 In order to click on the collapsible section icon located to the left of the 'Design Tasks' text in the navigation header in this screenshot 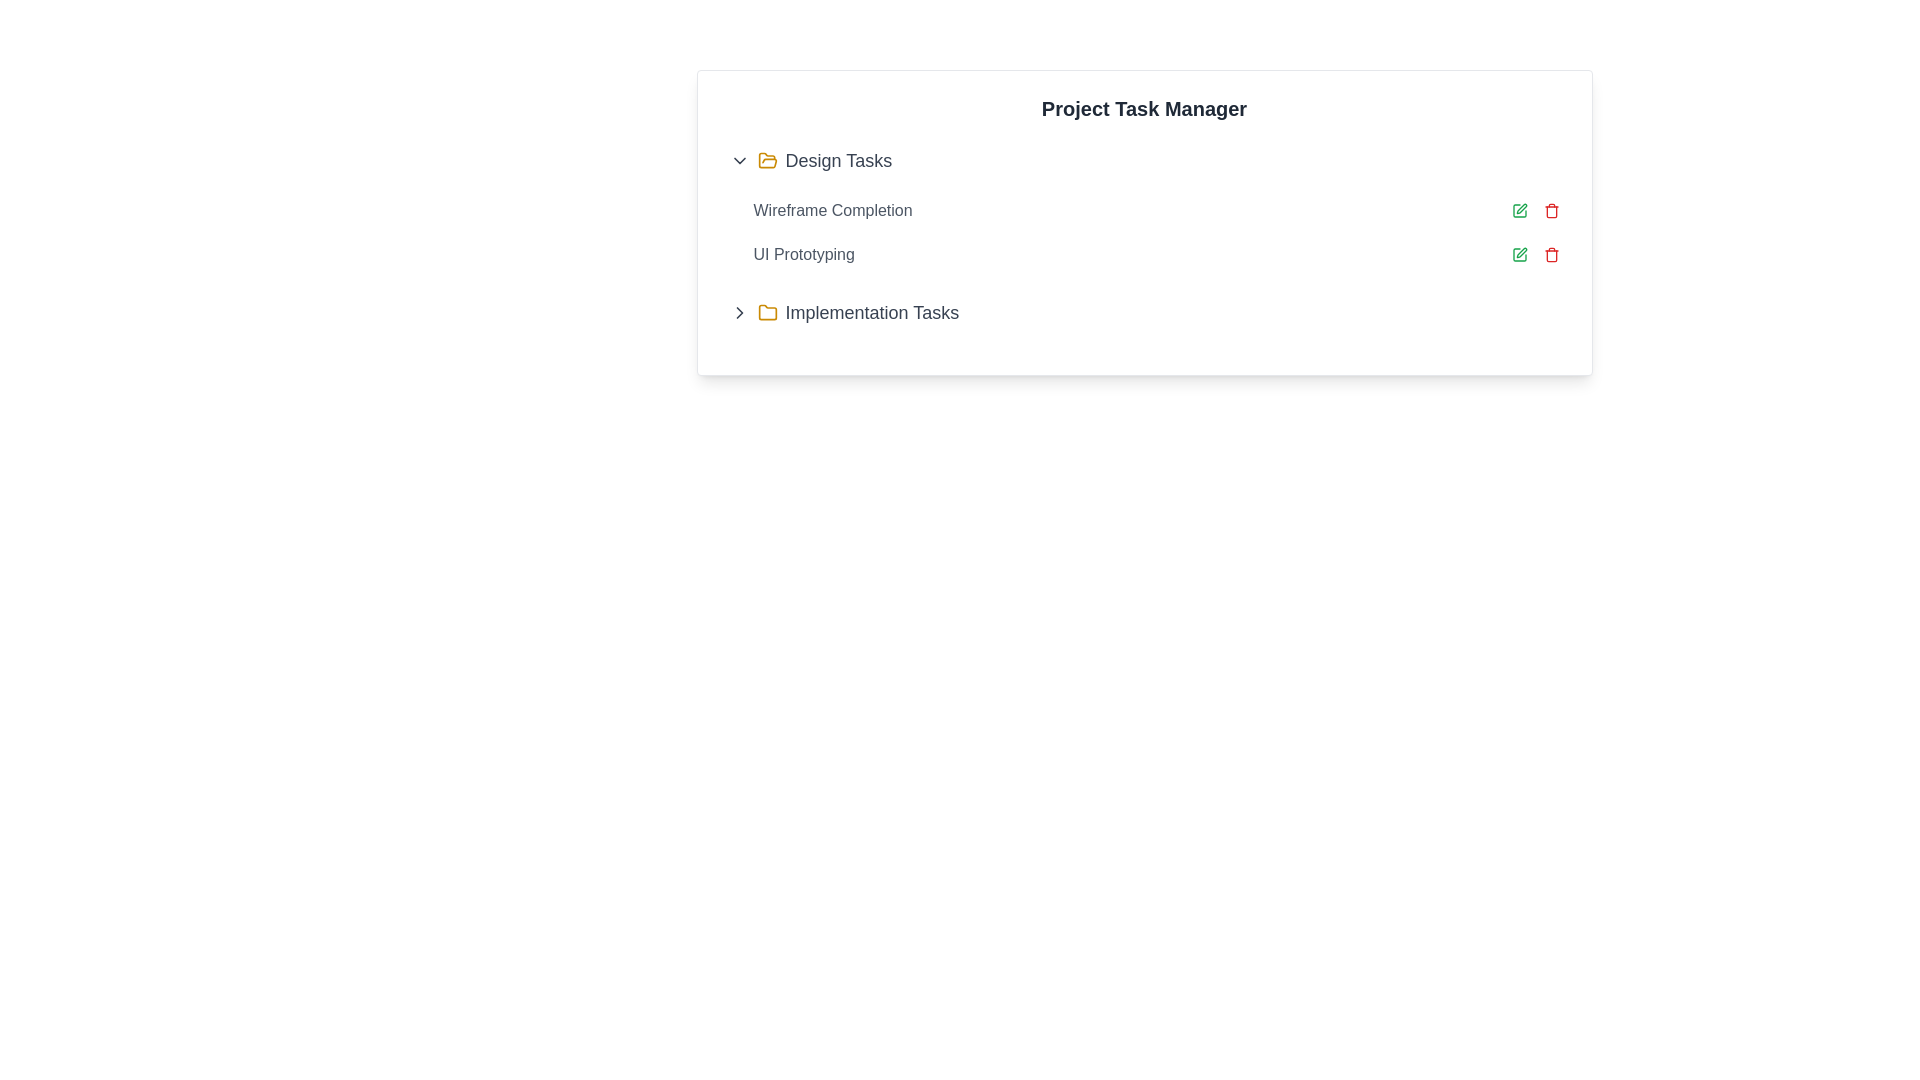, I will do `click(738, 160)`.